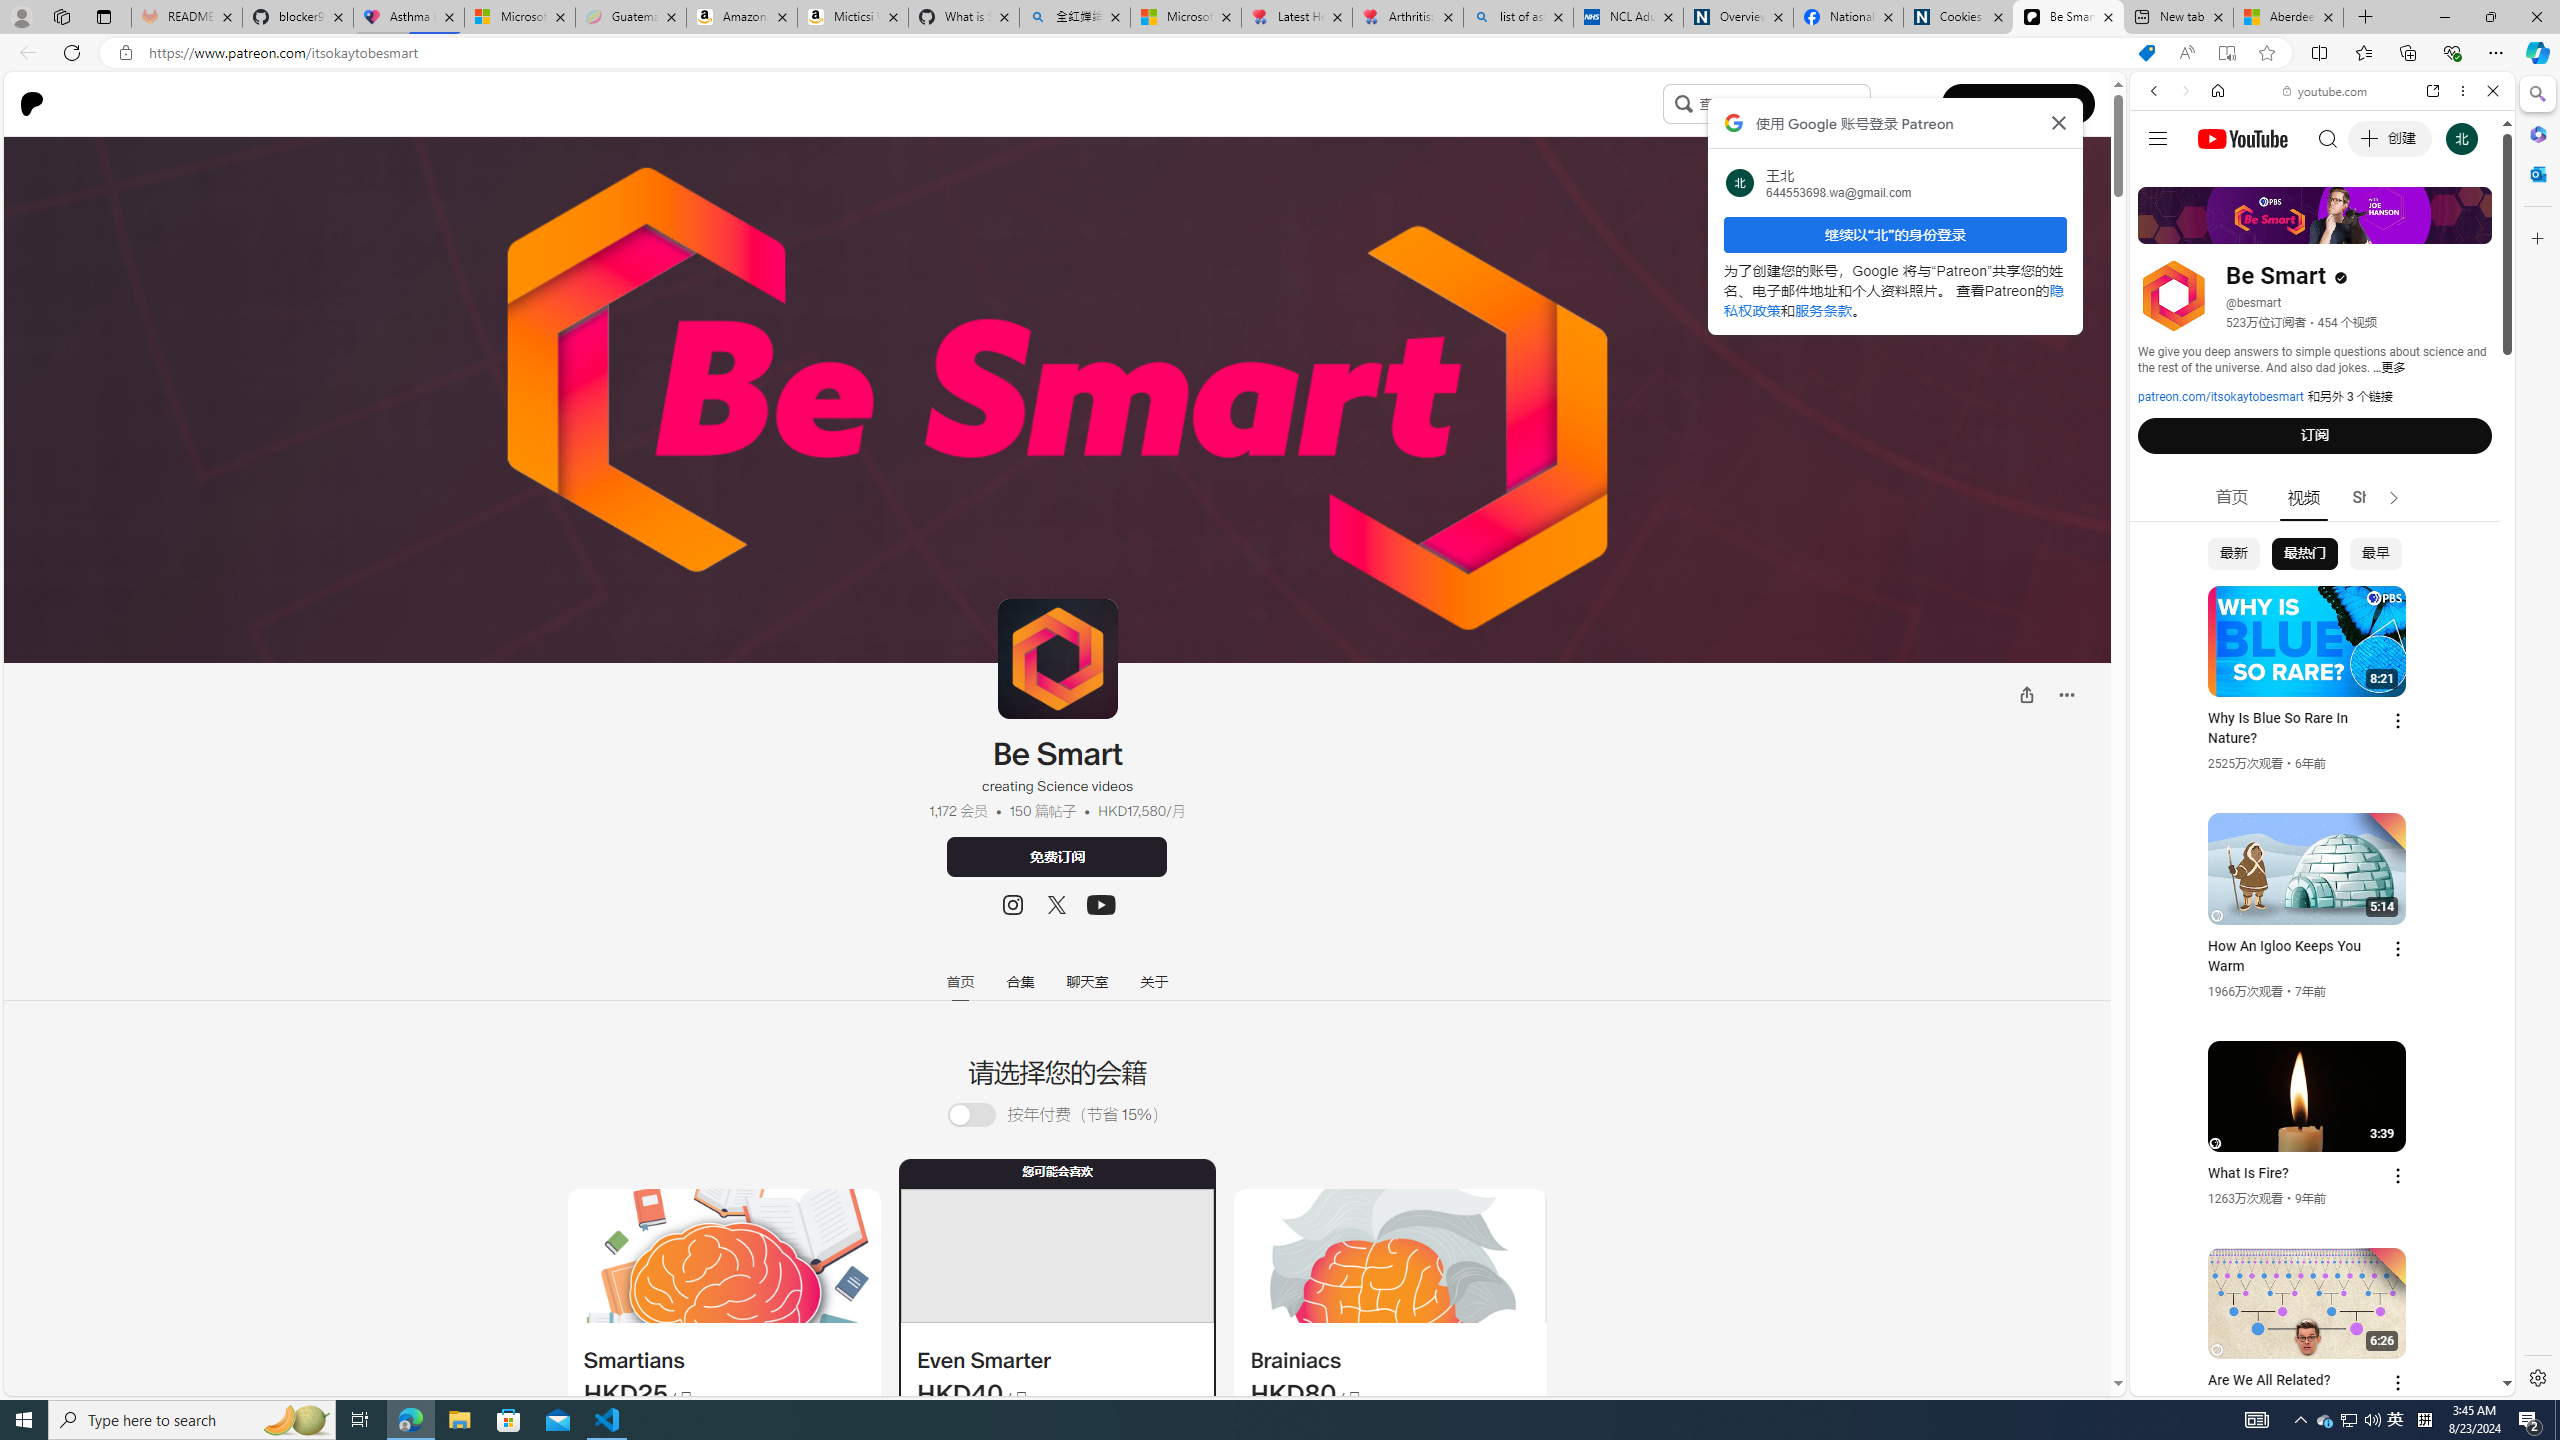  What do you see at coordinates (2162, 227) in the screenshot?
I see `'Search Filter, WEB'` at bounding box center [2162, 227].